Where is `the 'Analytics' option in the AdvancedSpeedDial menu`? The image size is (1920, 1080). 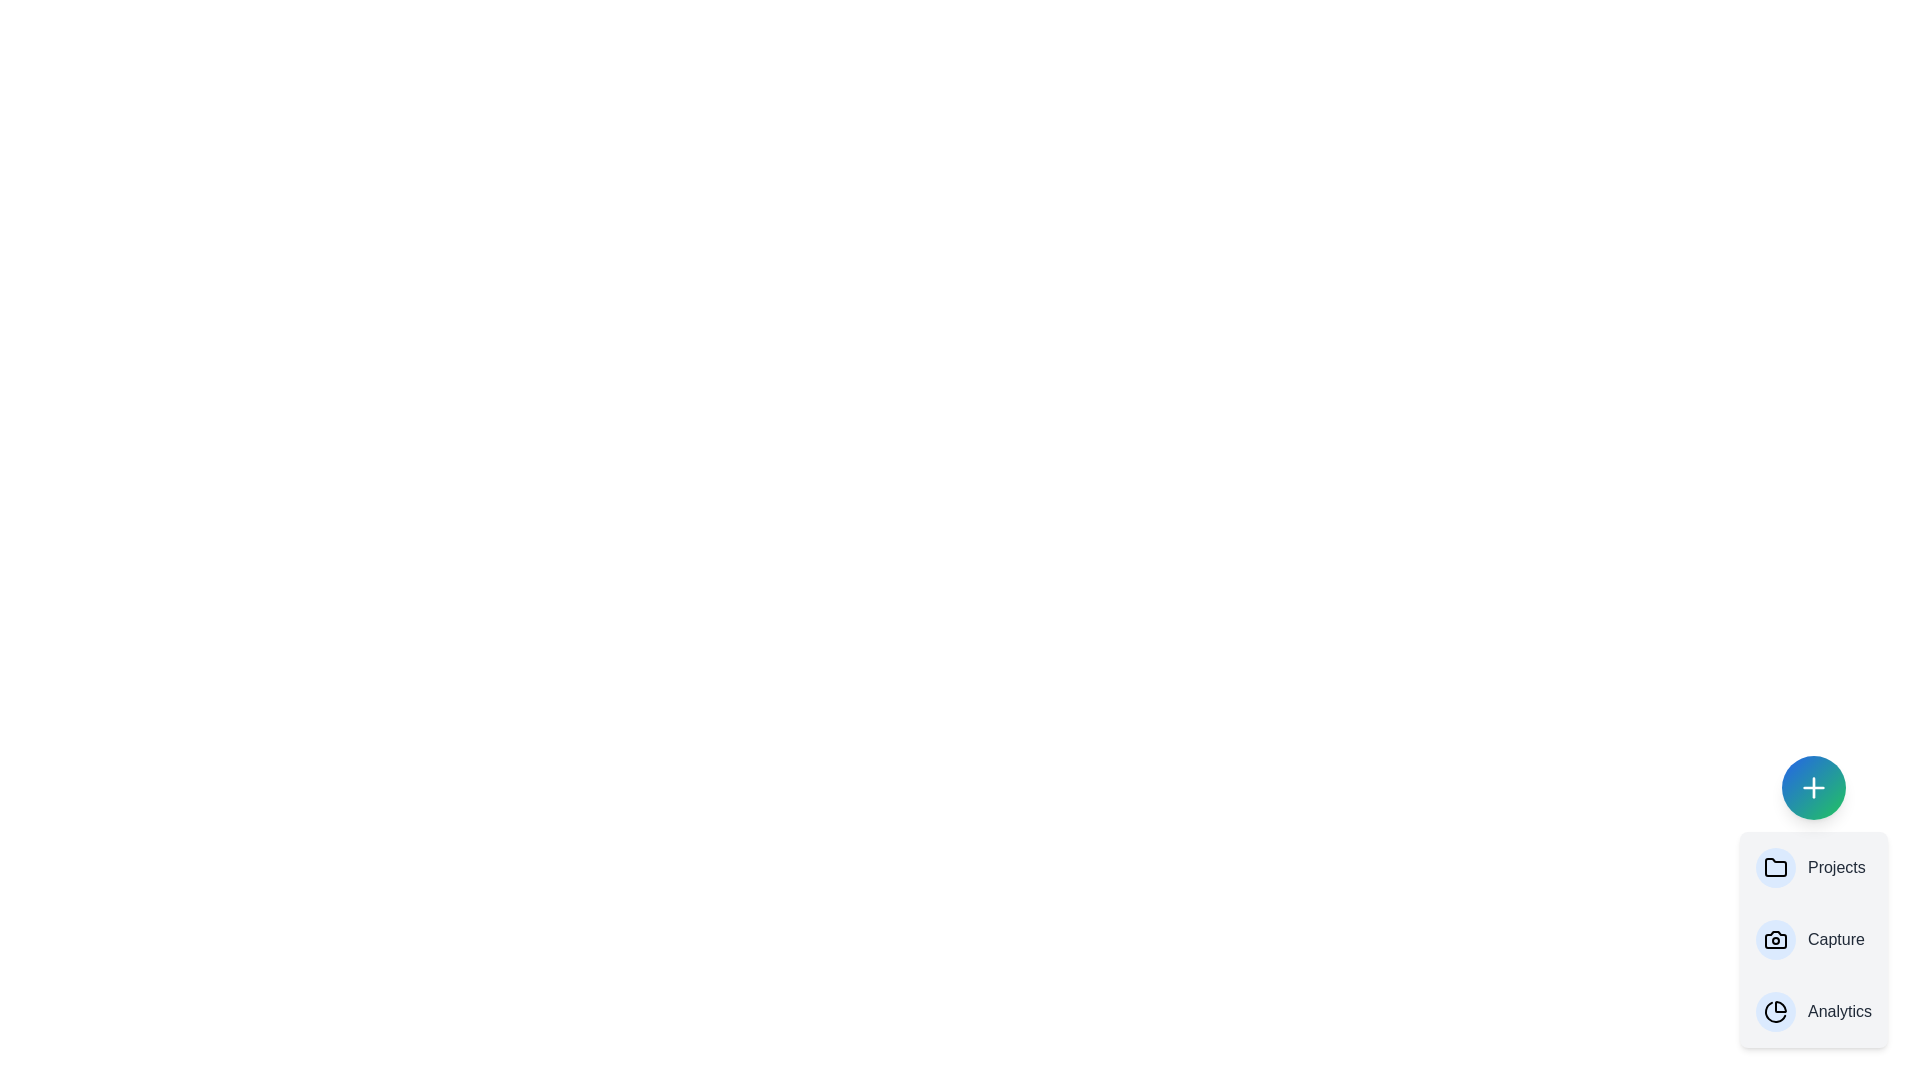
the 'Analytics' option in the AdvancedSpeedDial menu is located at coordinates (1814, 1011).